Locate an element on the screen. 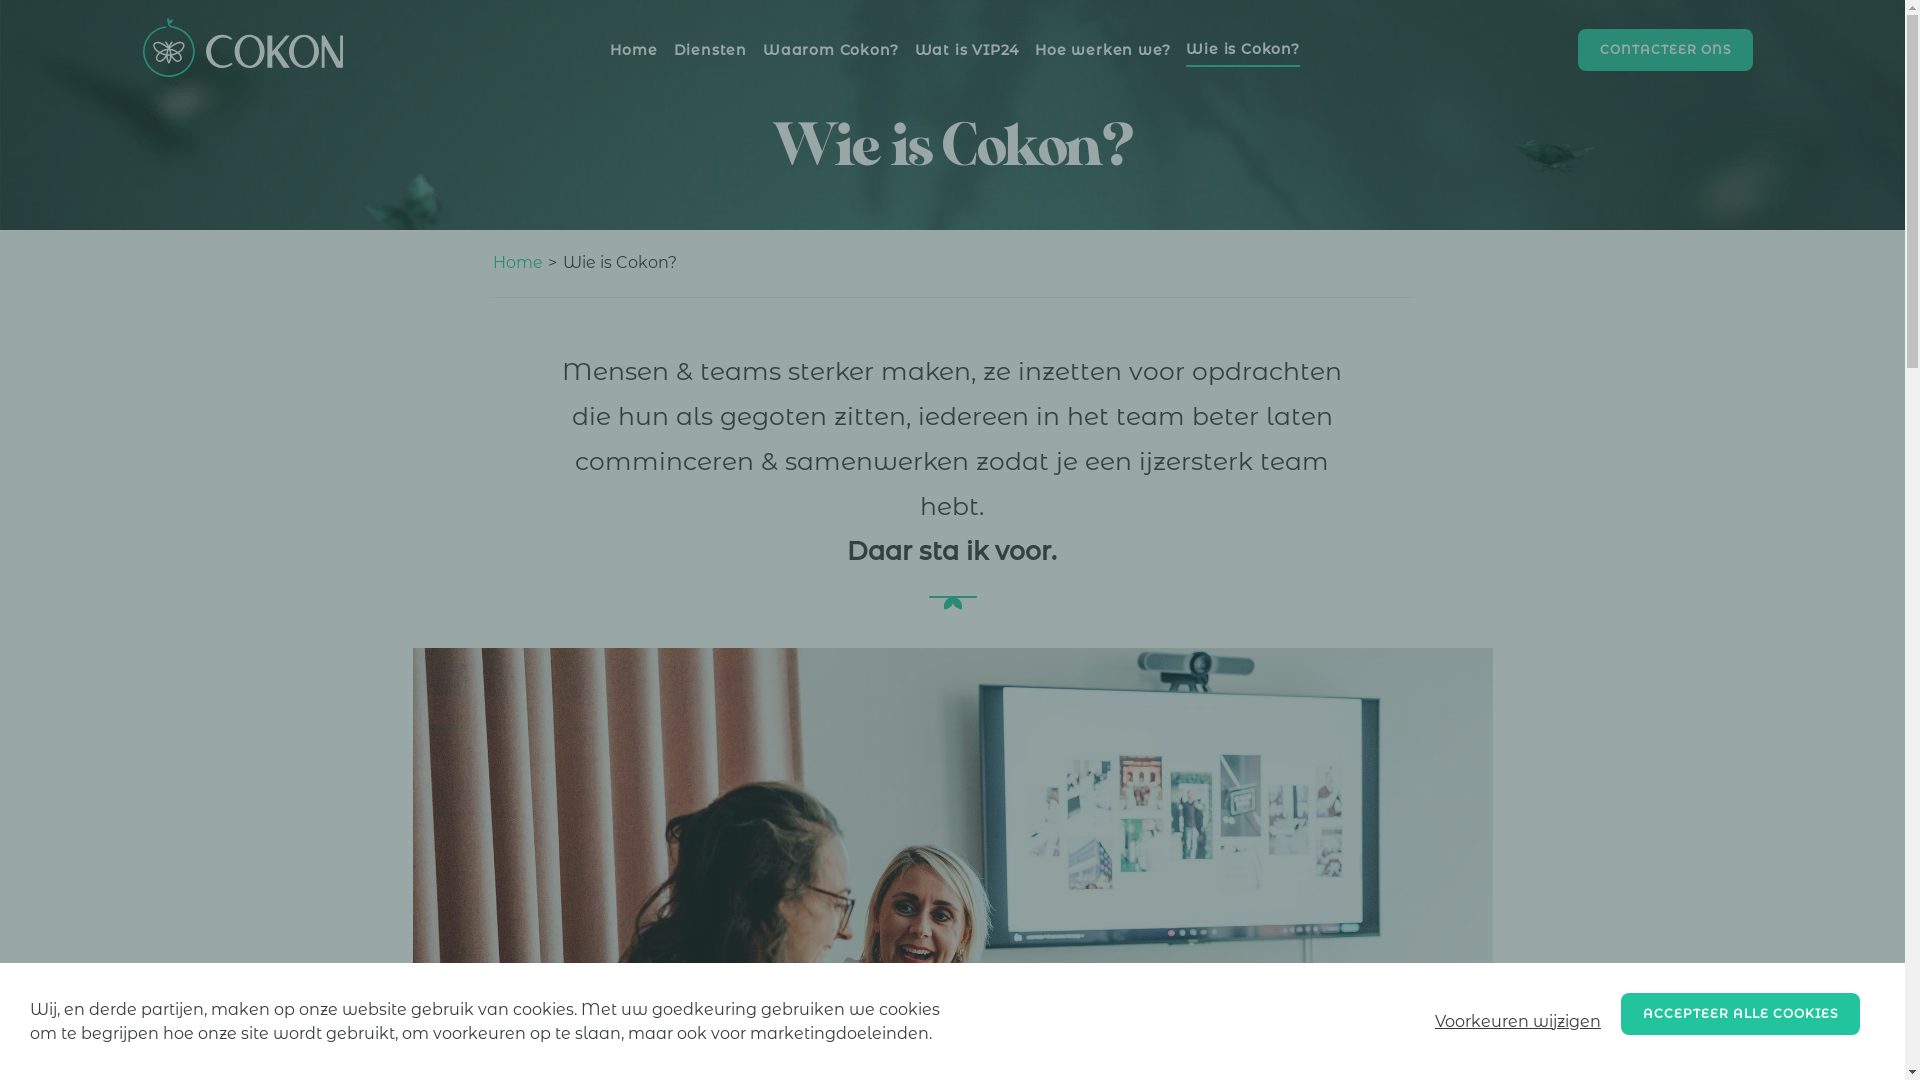 This screenshot has width=1920, height=1080. 'Wat is VIP24' is located at coordinates (966, 48).